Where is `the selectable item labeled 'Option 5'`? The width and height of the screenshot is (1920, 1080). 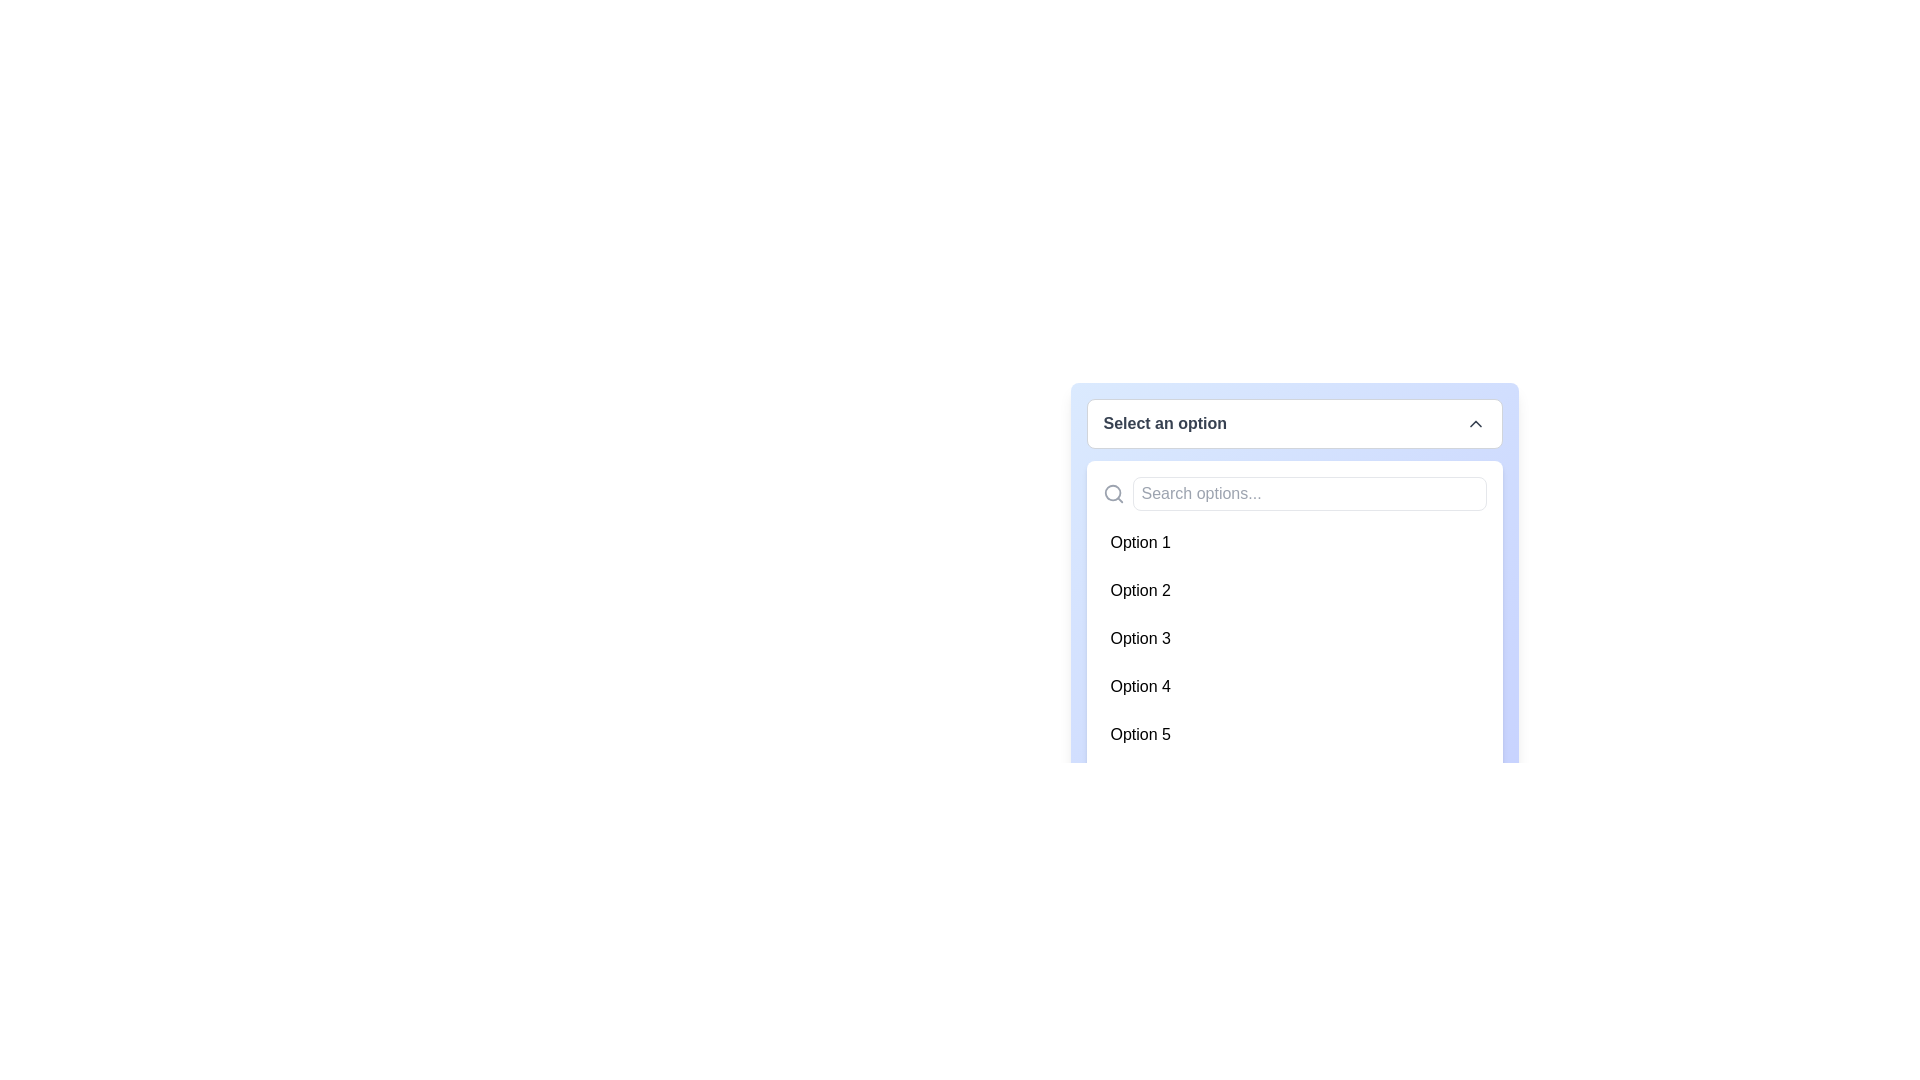
the selectable item labeled 'Option 5' is located at coordinates (1294, 735).